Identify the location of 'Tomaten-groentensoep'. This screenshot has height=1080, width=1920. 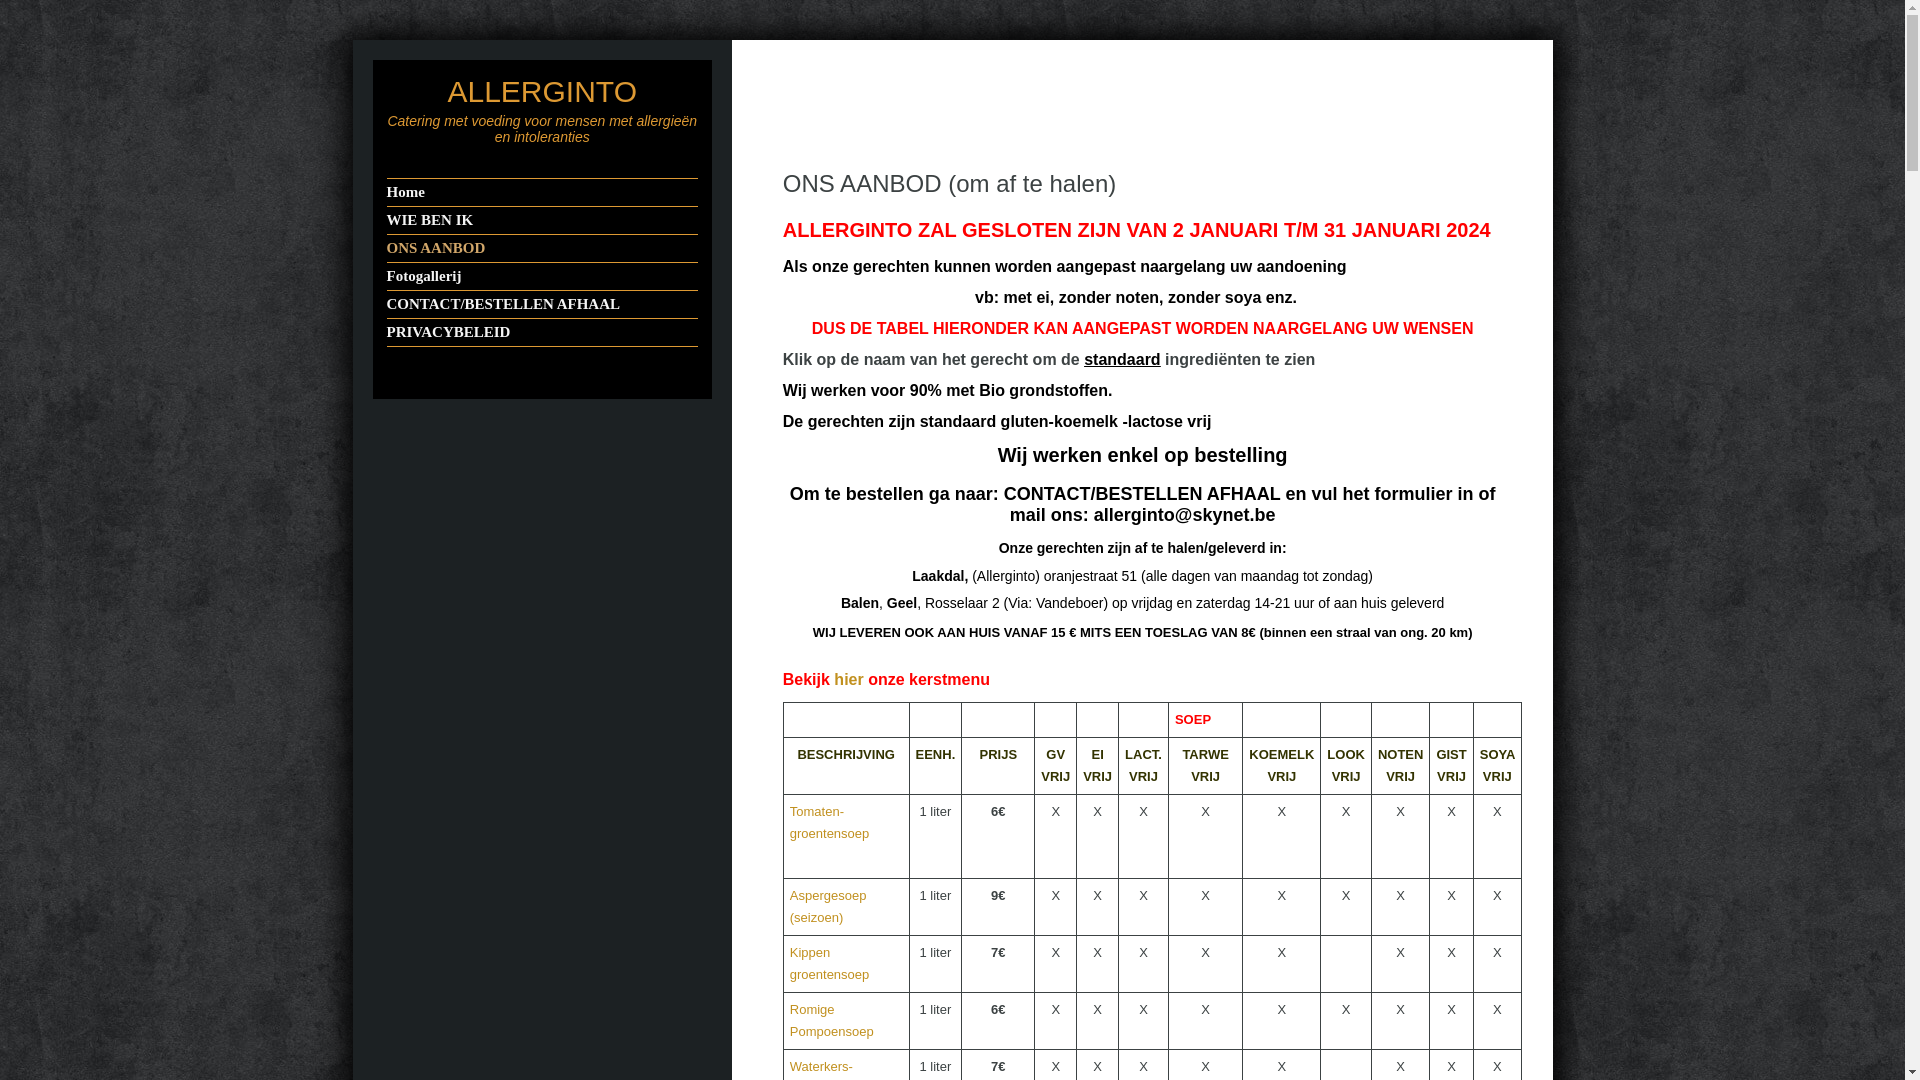
(830, 822).